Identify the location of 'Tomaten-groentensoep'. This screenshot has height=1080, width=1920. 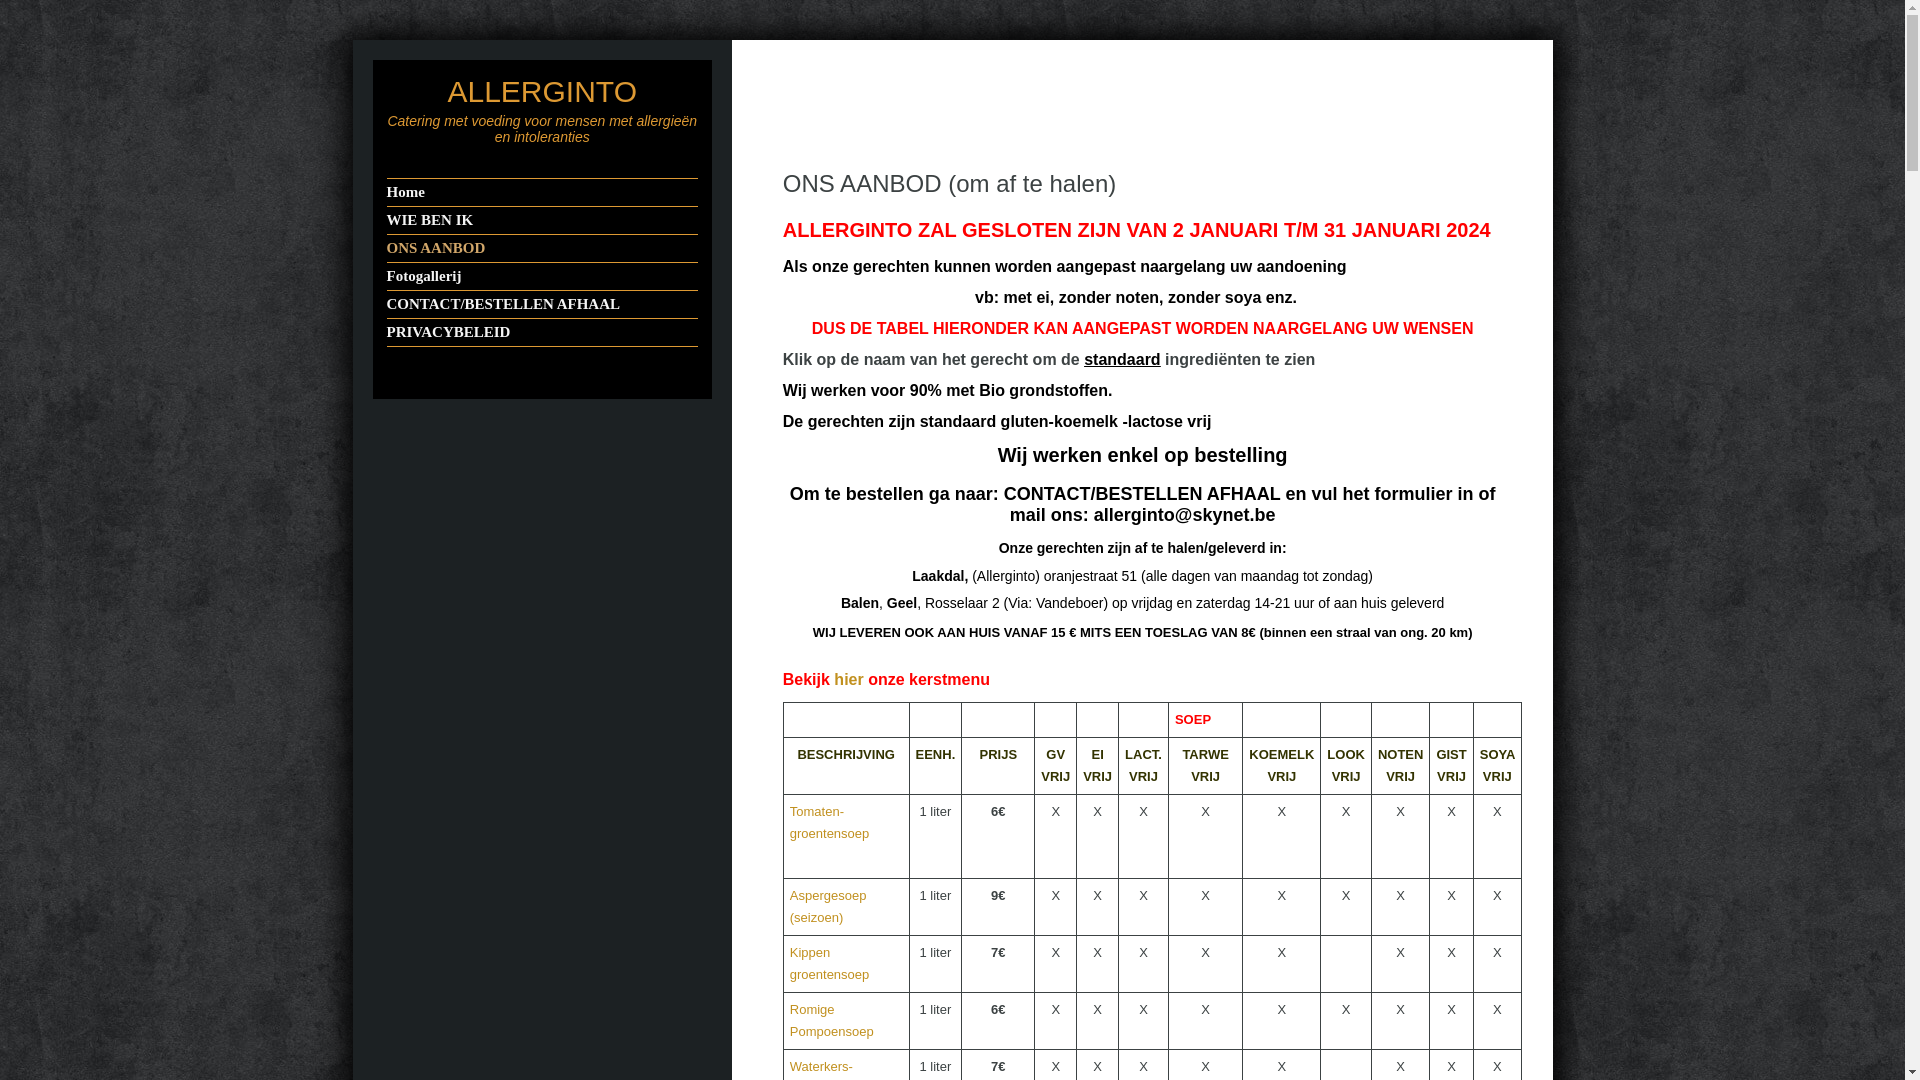
(830, 822).